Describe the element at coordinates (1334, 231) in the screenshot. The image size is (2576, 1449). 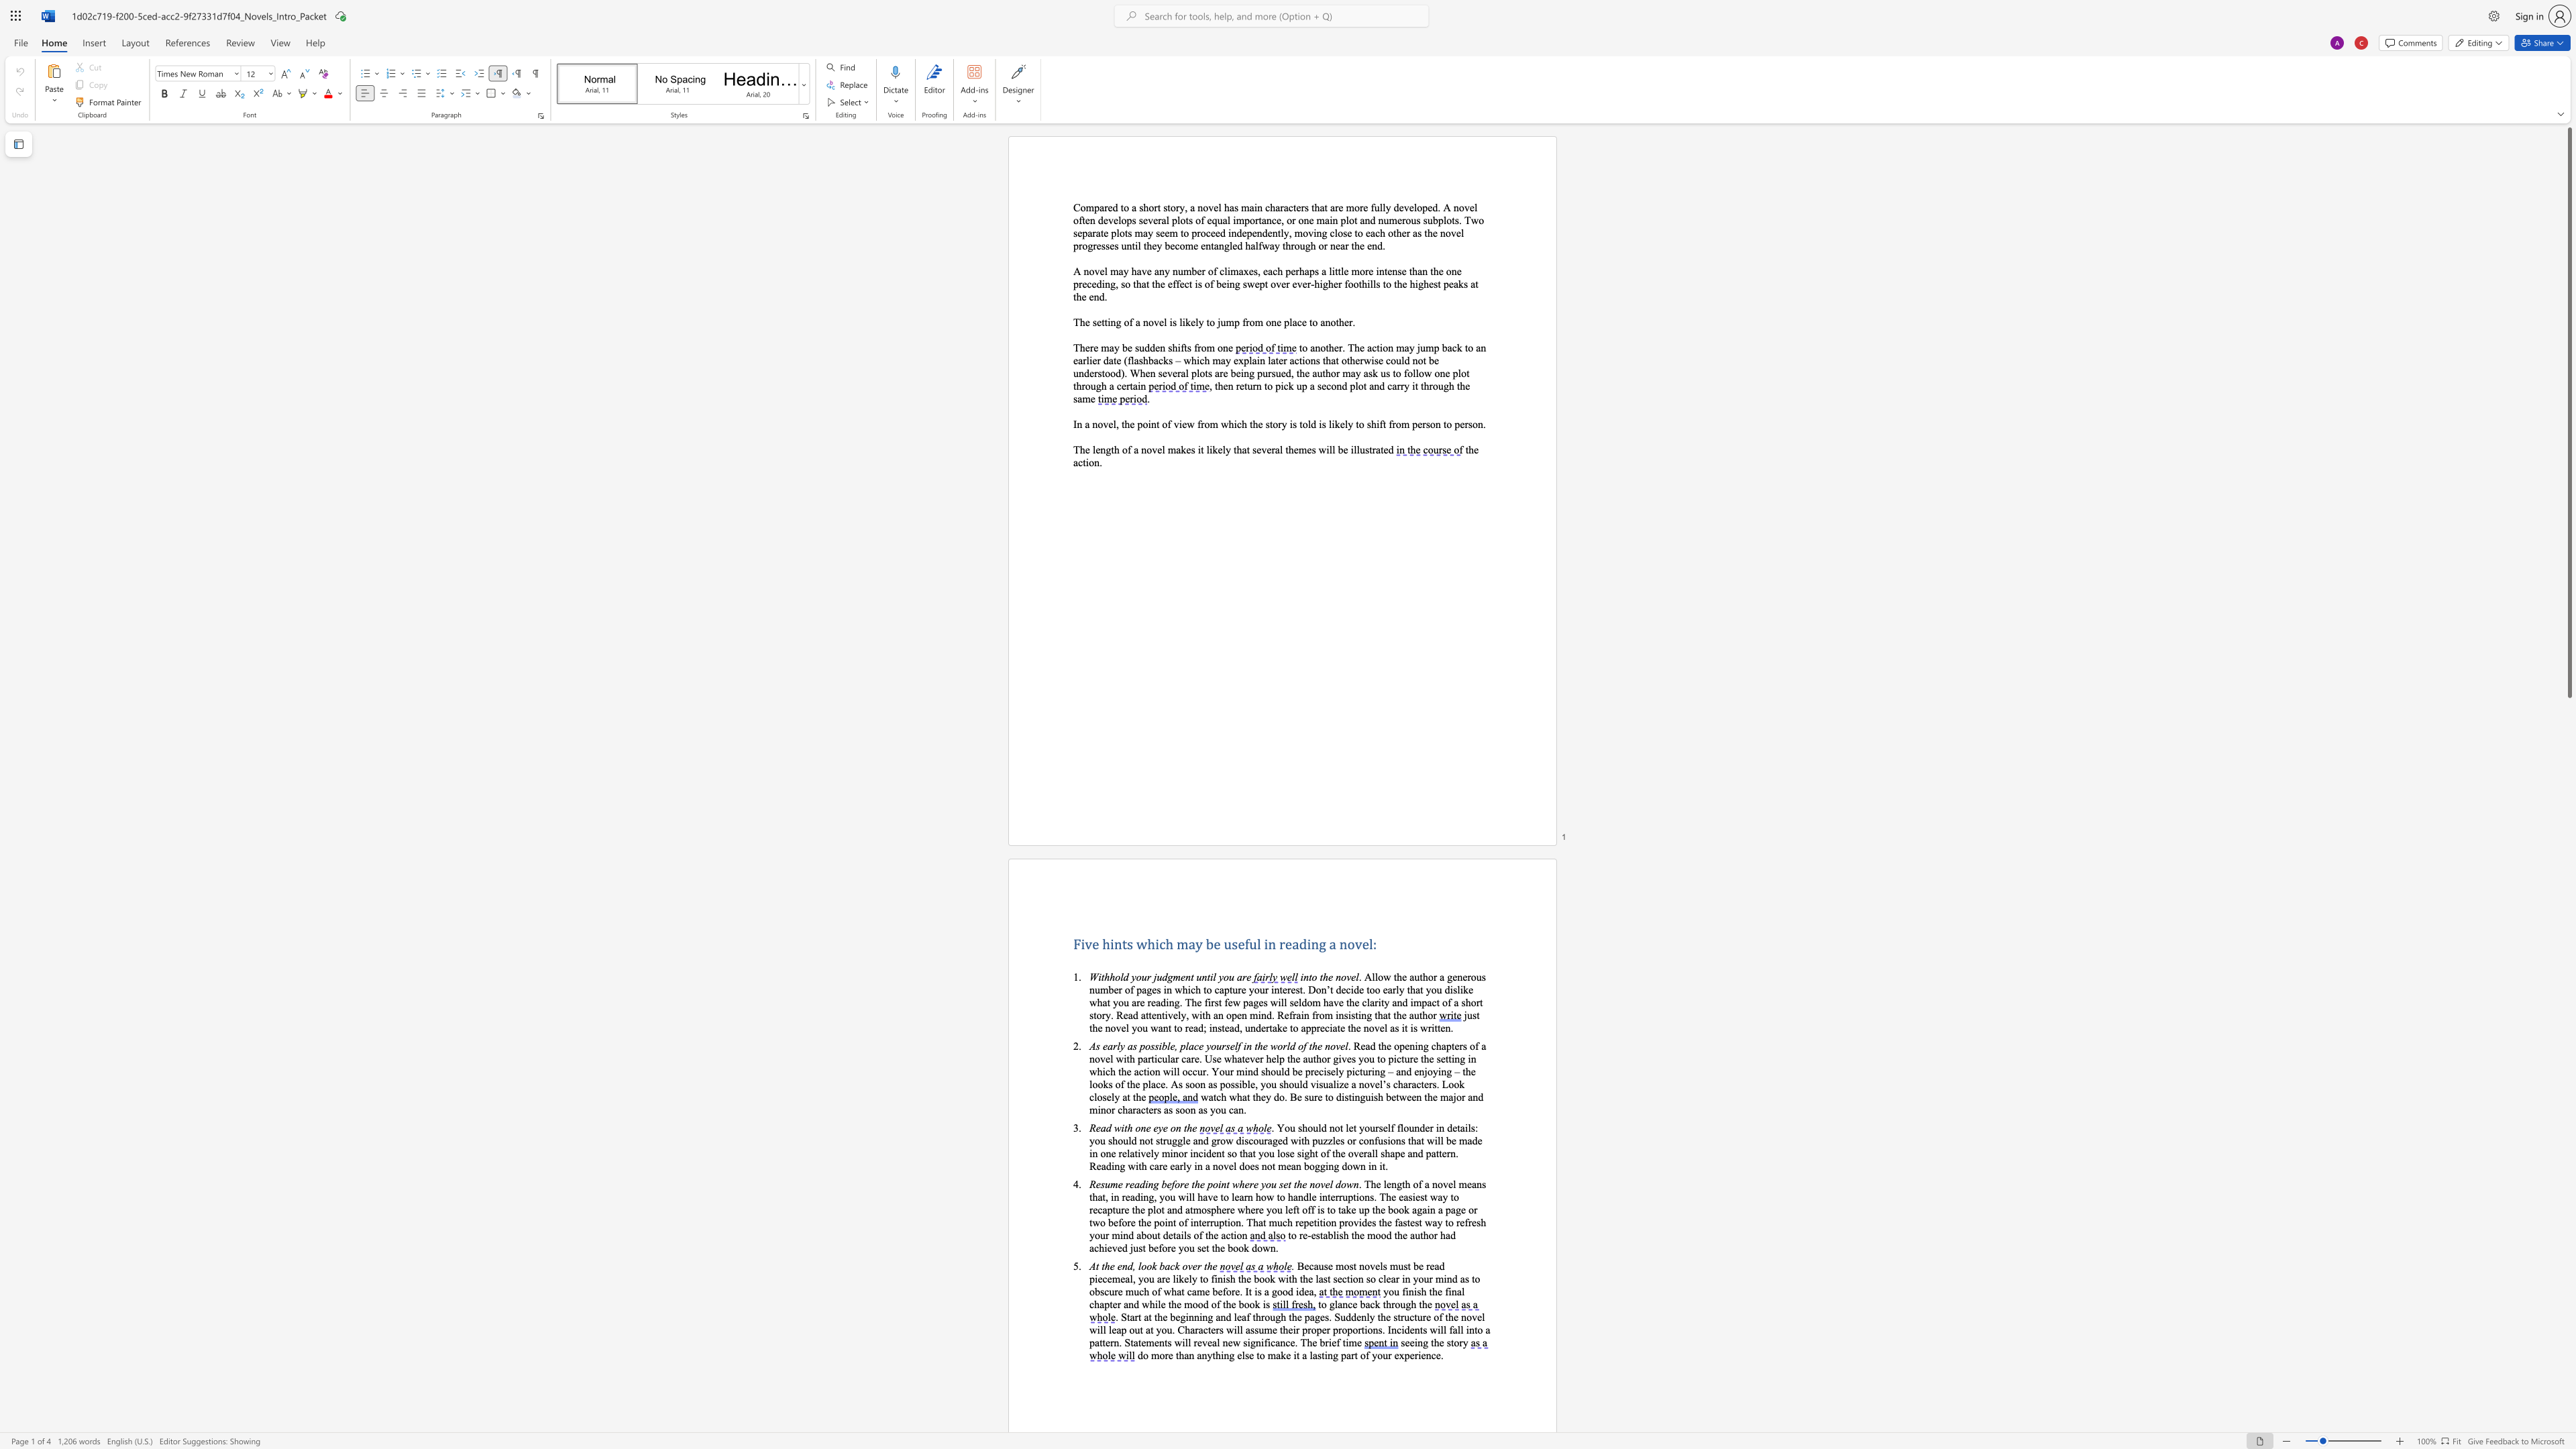
I see `the space between the continuous character "c" and "l" in the text` at that location.